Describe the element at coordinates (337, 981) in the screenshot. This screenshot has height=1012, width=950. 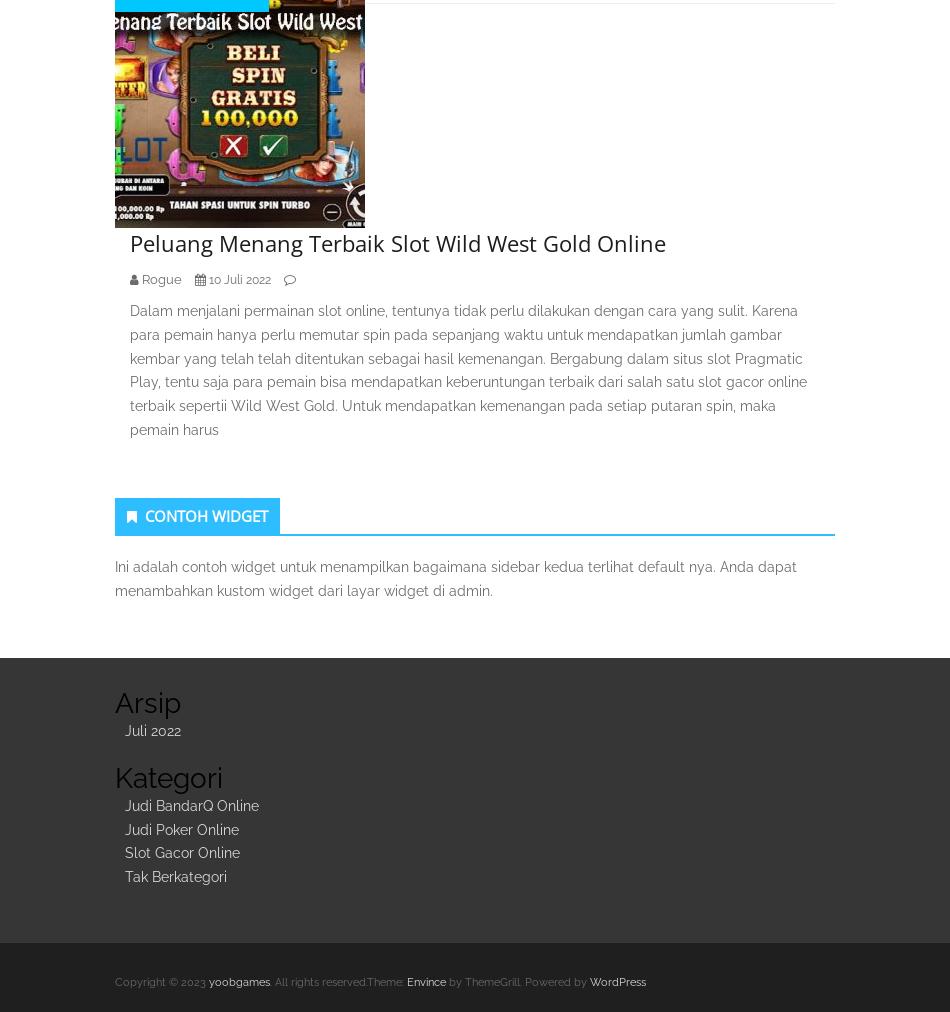
I see `'. All rights reserved.Theme:'` at that location.